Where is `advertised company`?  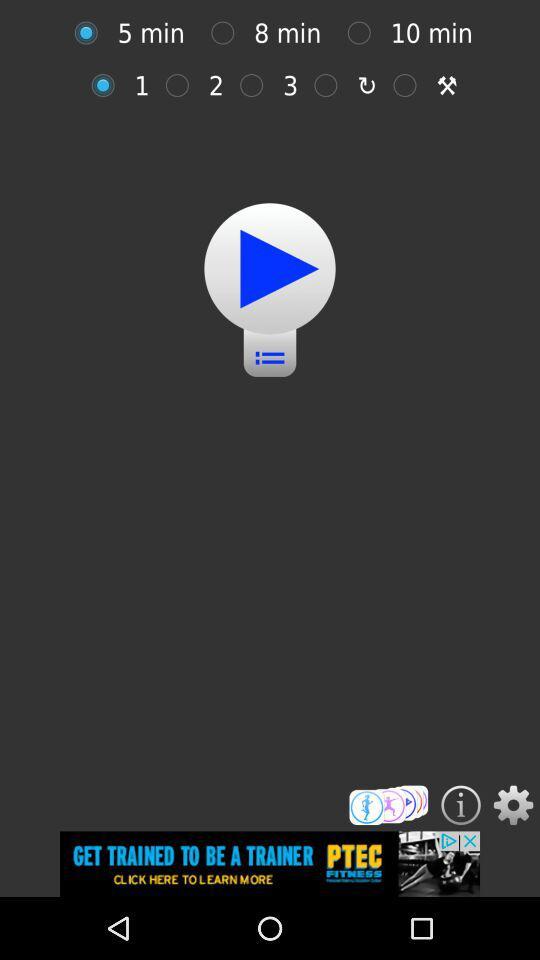
advertised company is located at coordinates (270, 863).